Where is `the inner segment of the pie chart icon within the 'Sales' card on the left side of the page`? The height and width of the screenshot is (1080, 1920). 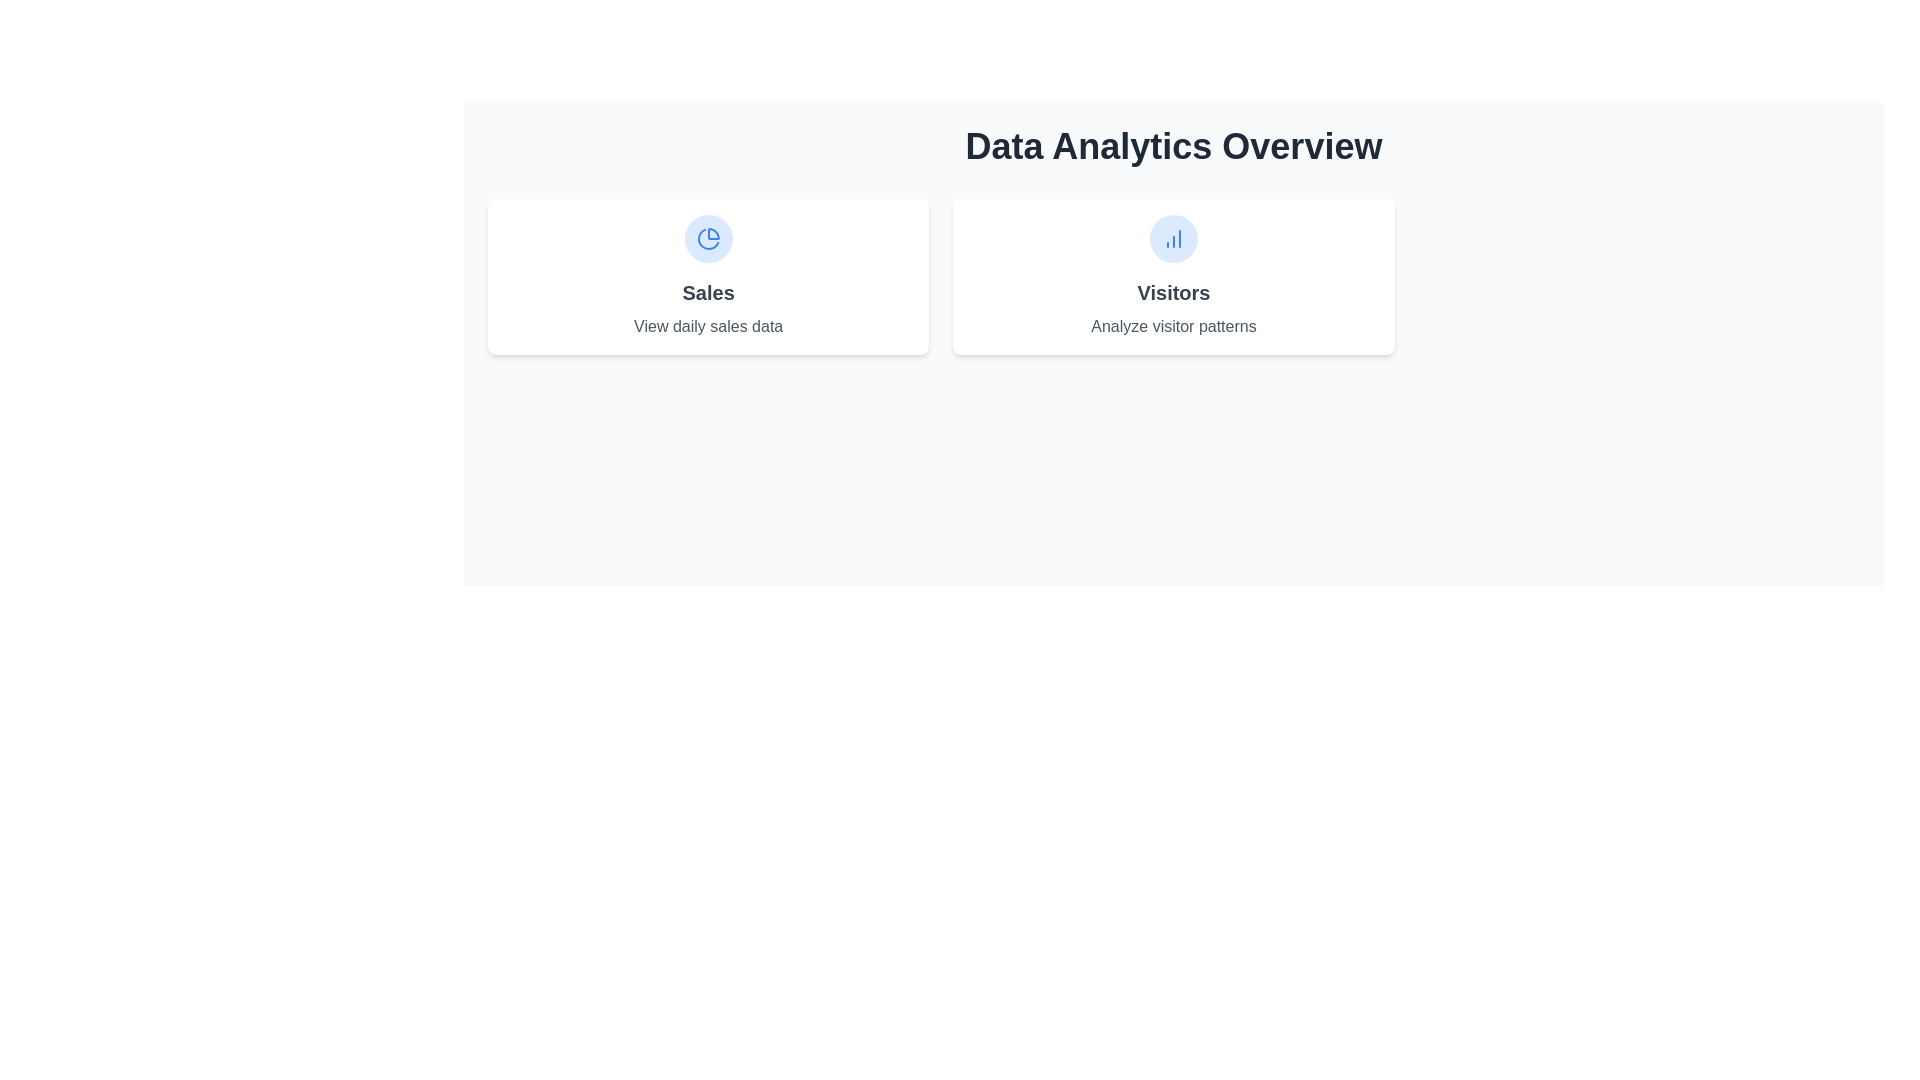 the inner segment of the pie chart icon within the 'Sales' card on the left side of the page is located at coordinates (713, 233).